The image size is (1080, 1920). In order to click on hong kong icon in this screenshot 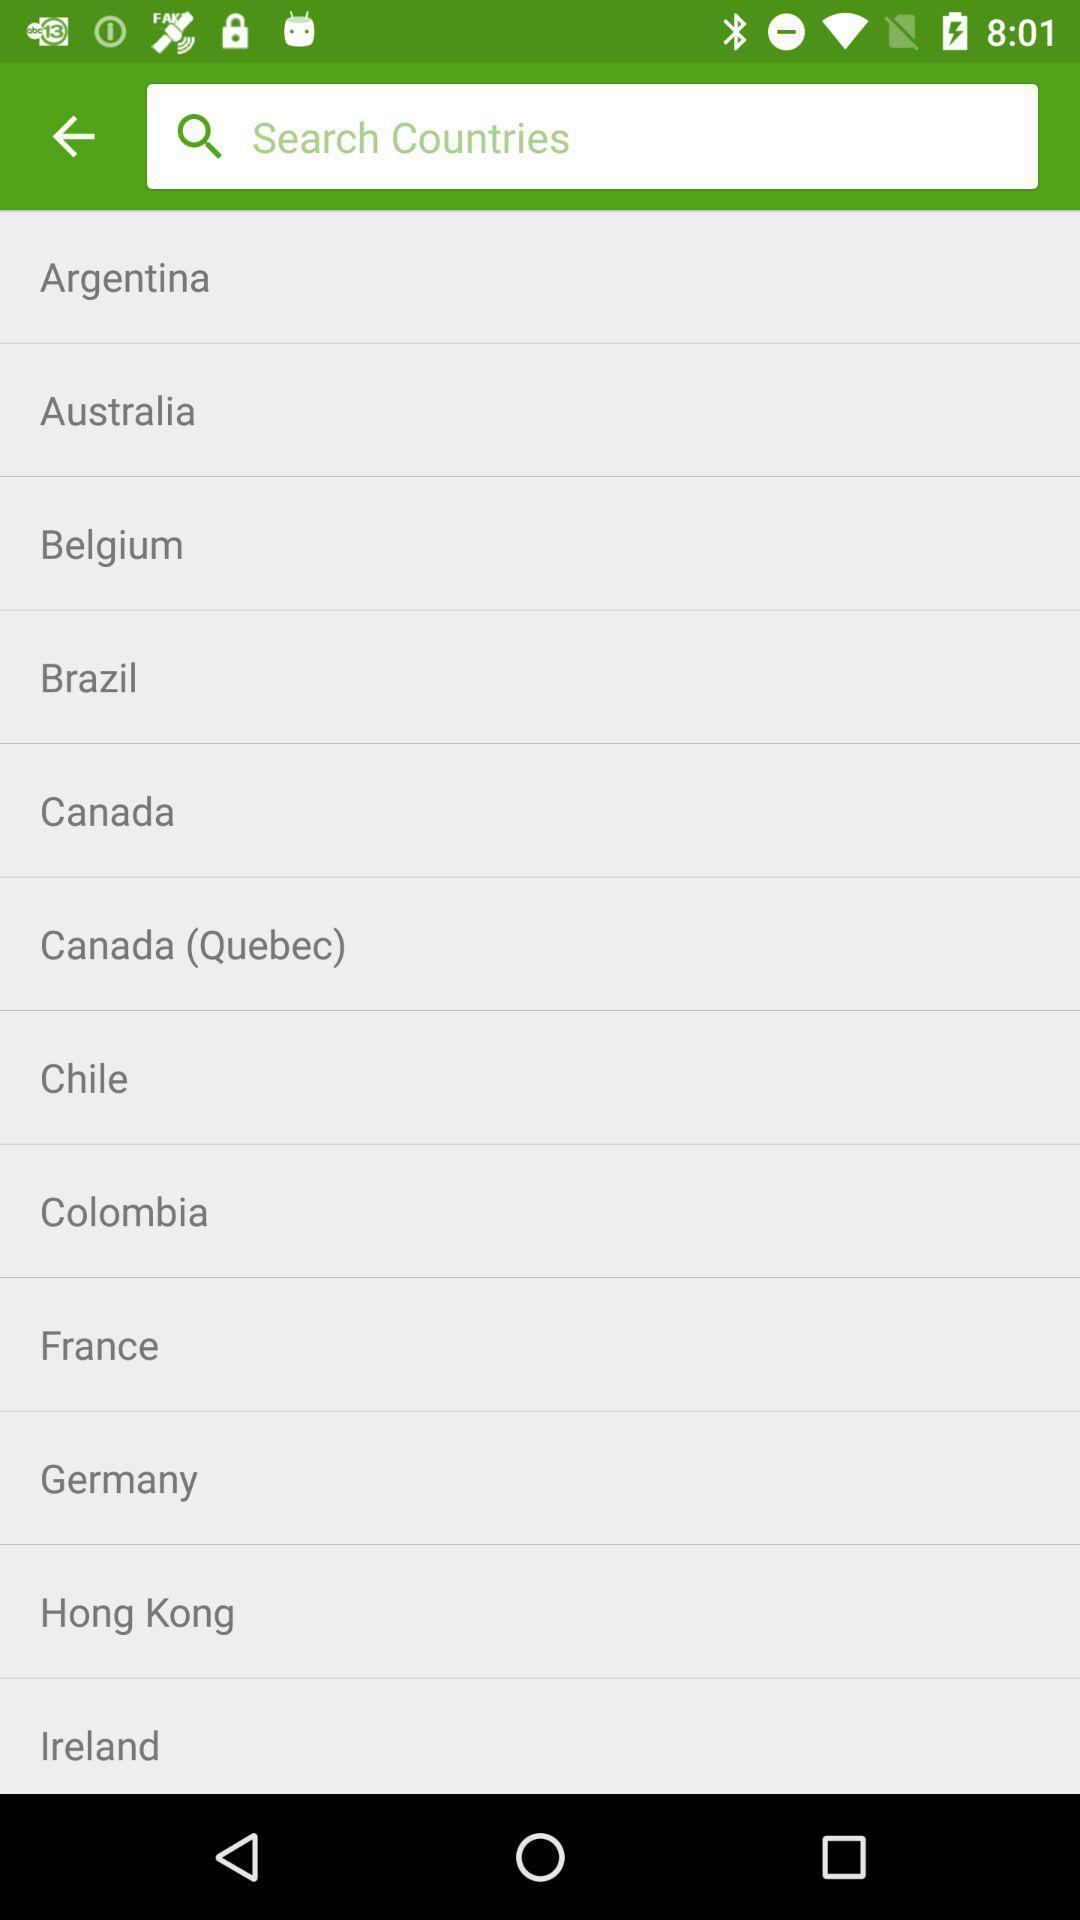, I will do `click(540, 1611)`.